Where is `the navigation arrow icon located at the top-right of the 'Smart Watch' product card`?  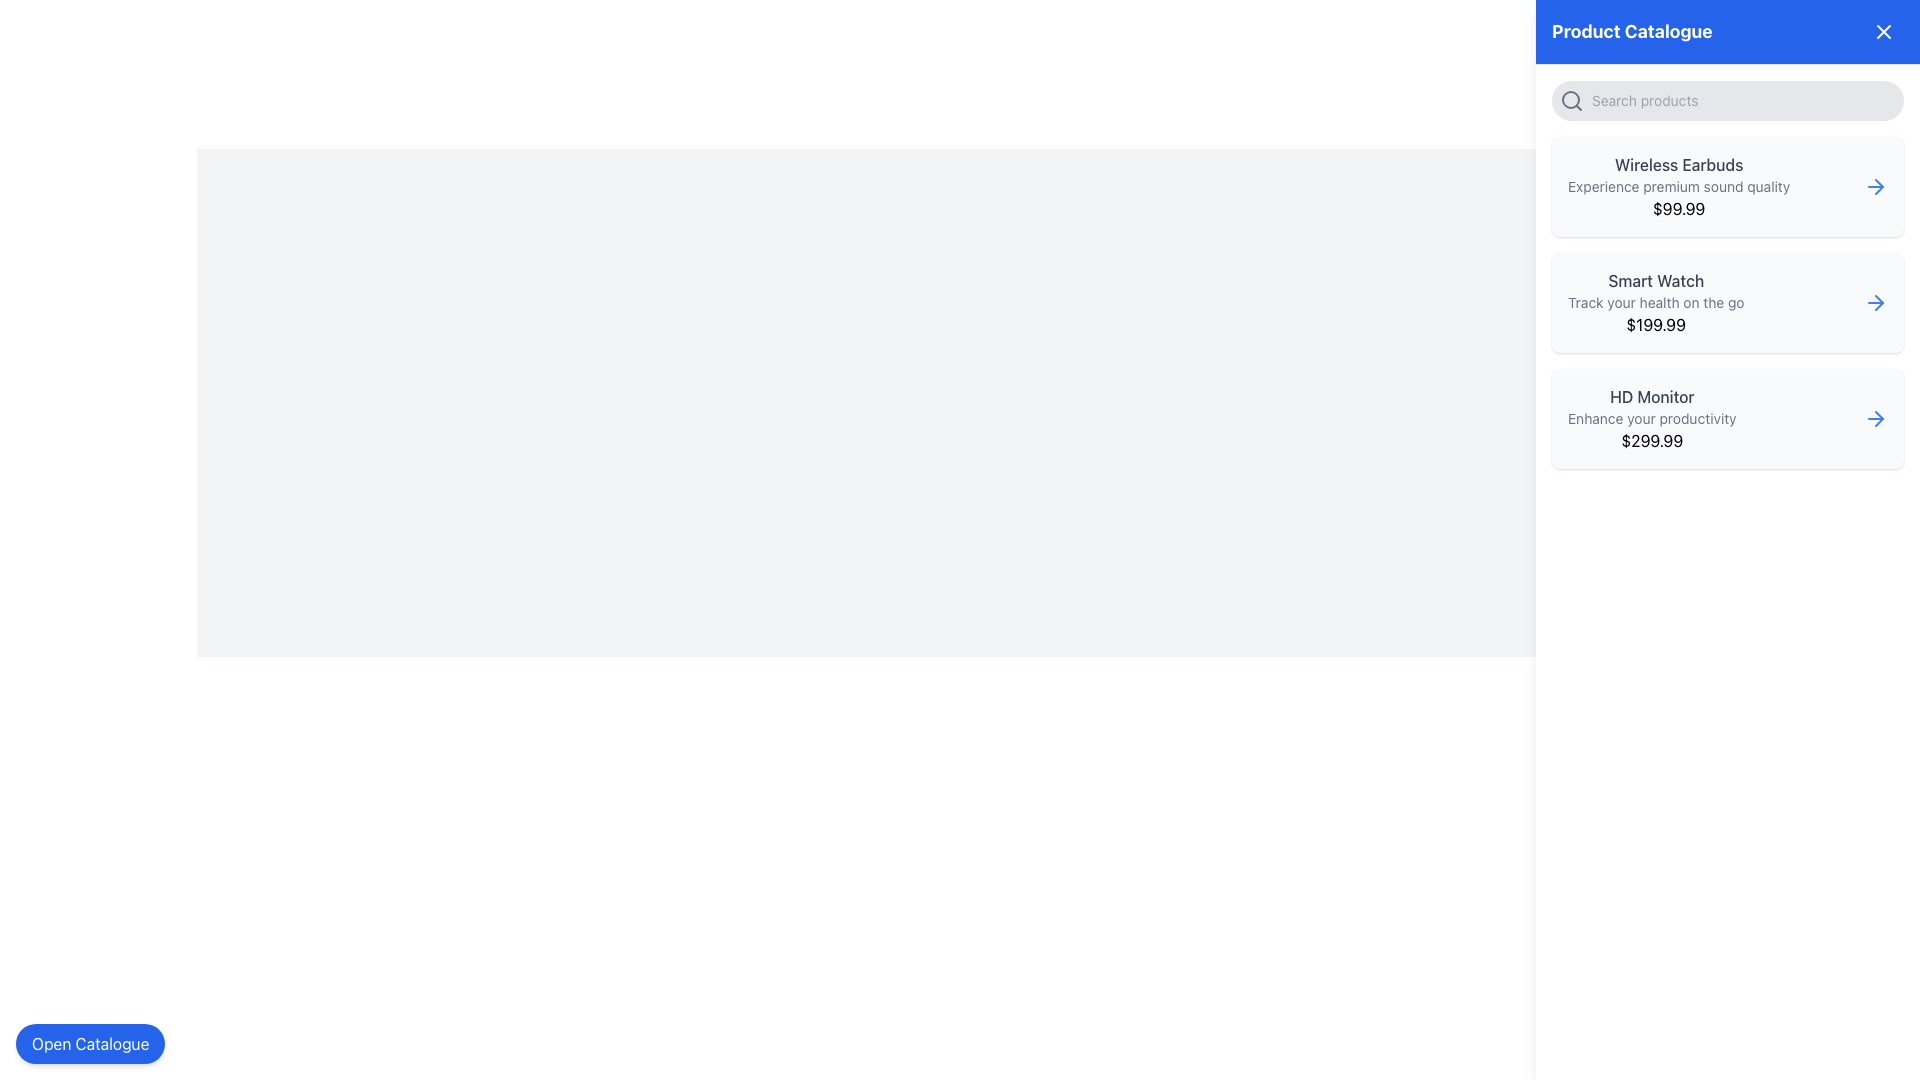 the navigation arrow icon located at the top-right of the 'Smart Watch' product card is located at coordinates (1875, 303).